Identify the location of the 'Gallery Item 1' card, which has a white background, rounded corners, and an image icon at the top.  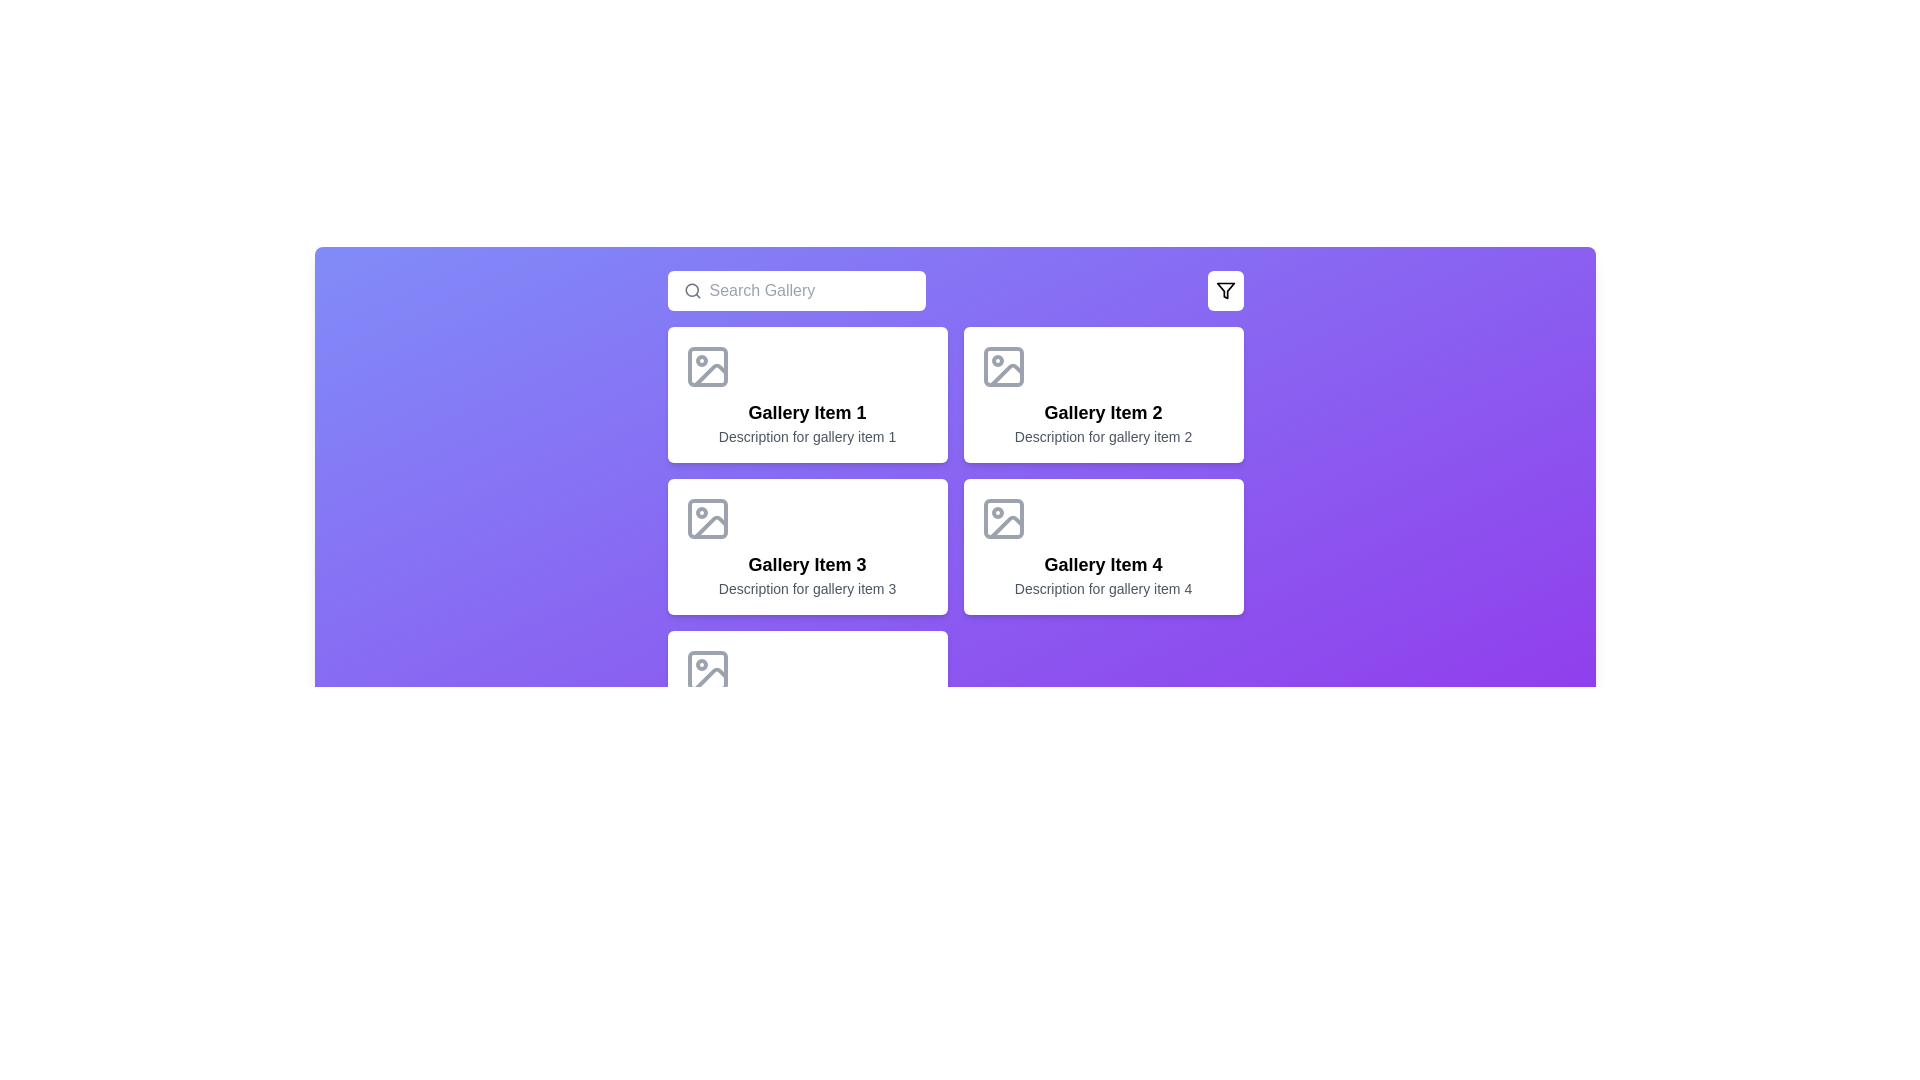
(807, 394).